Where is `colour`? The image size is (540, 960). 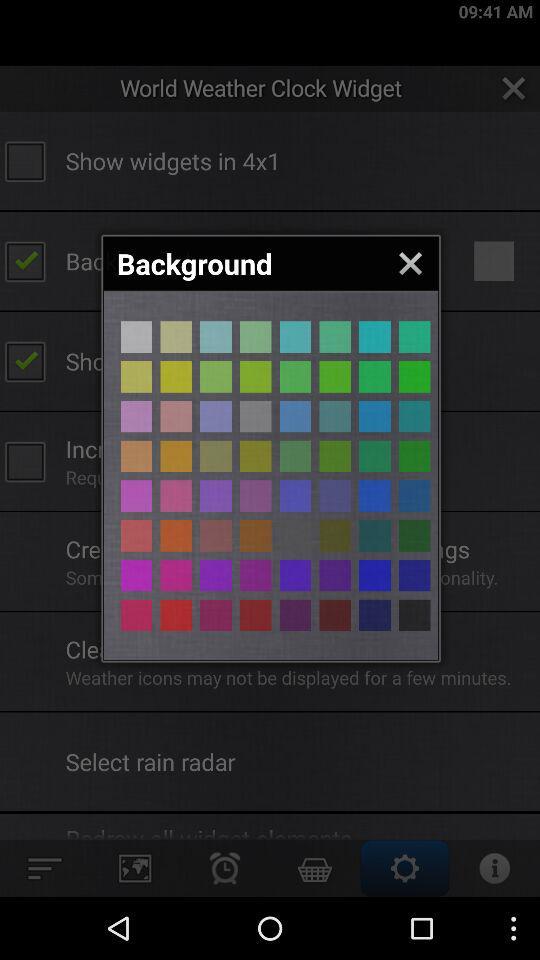 colour is located at coordinates (255, 415).